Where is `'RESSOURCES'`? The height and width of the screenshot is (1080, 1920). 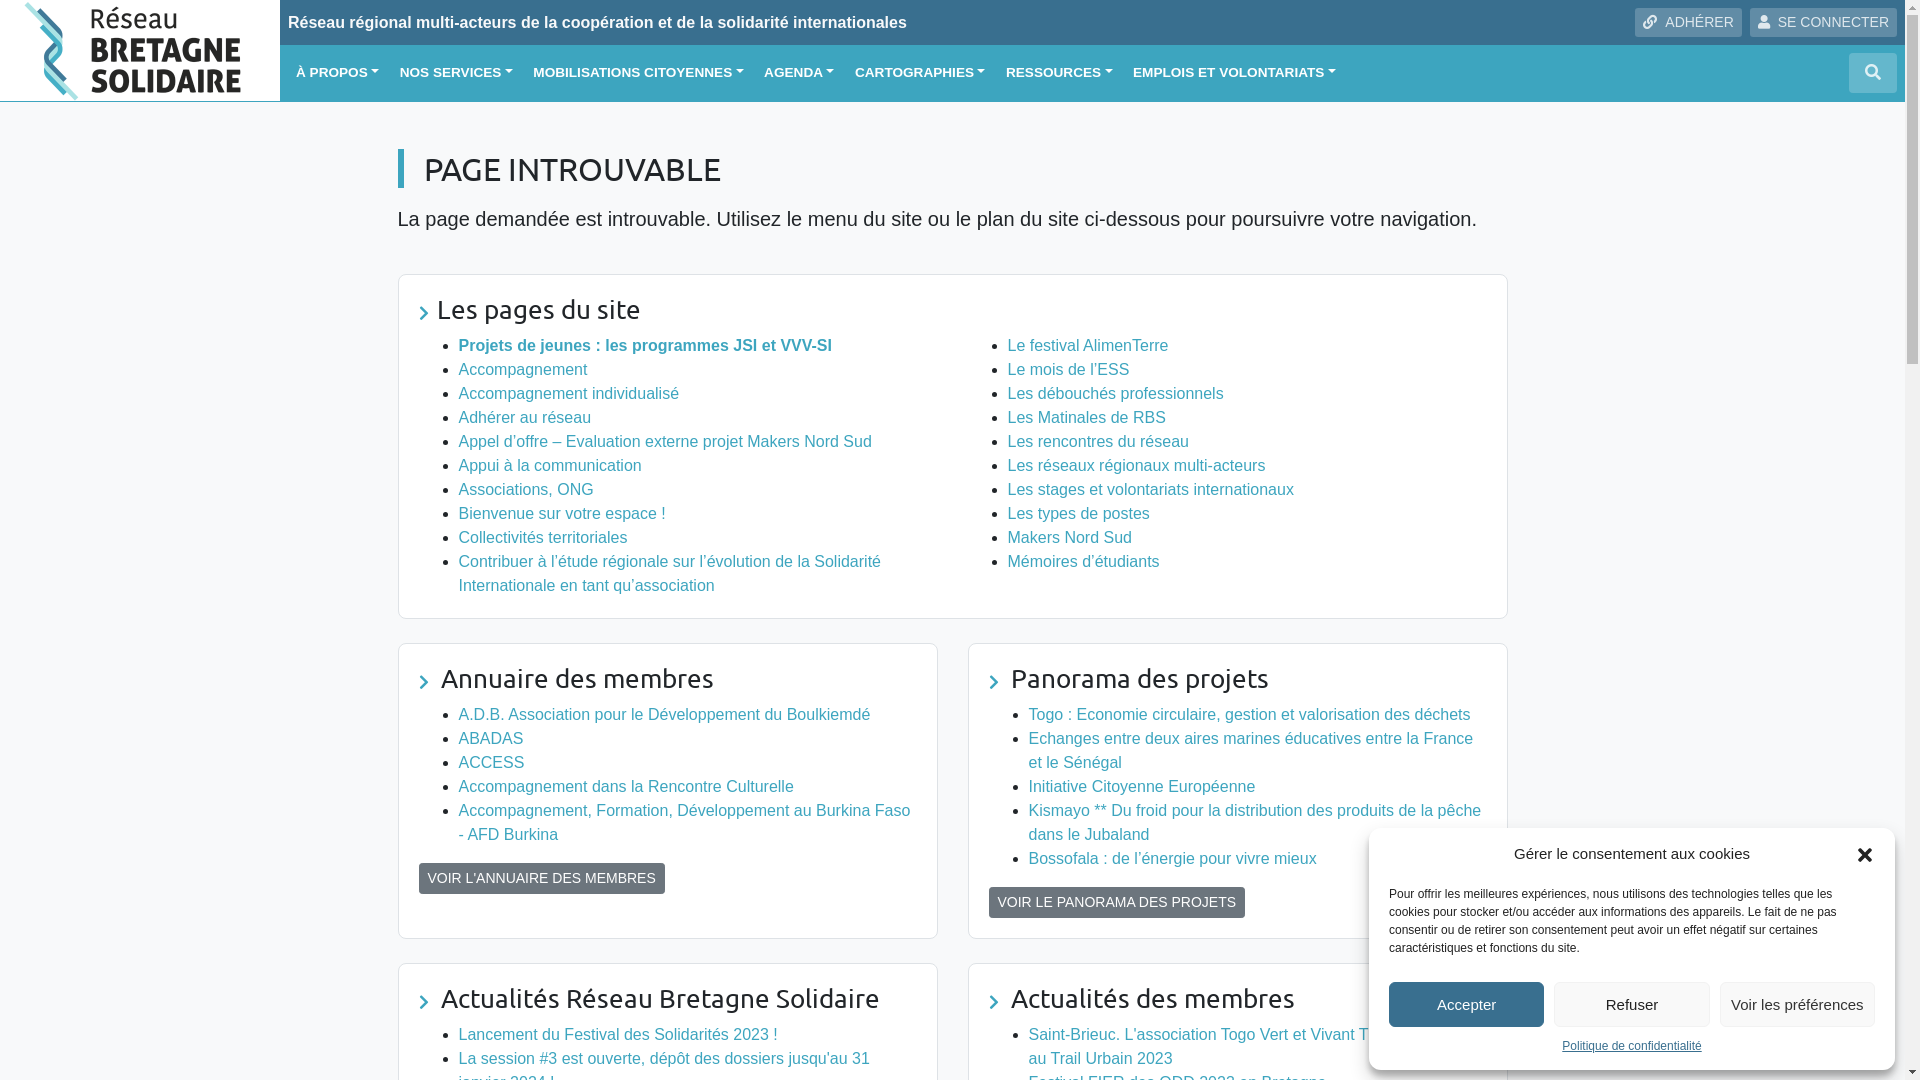
'RESSOURCES' is located at coordinates (1058, 72).